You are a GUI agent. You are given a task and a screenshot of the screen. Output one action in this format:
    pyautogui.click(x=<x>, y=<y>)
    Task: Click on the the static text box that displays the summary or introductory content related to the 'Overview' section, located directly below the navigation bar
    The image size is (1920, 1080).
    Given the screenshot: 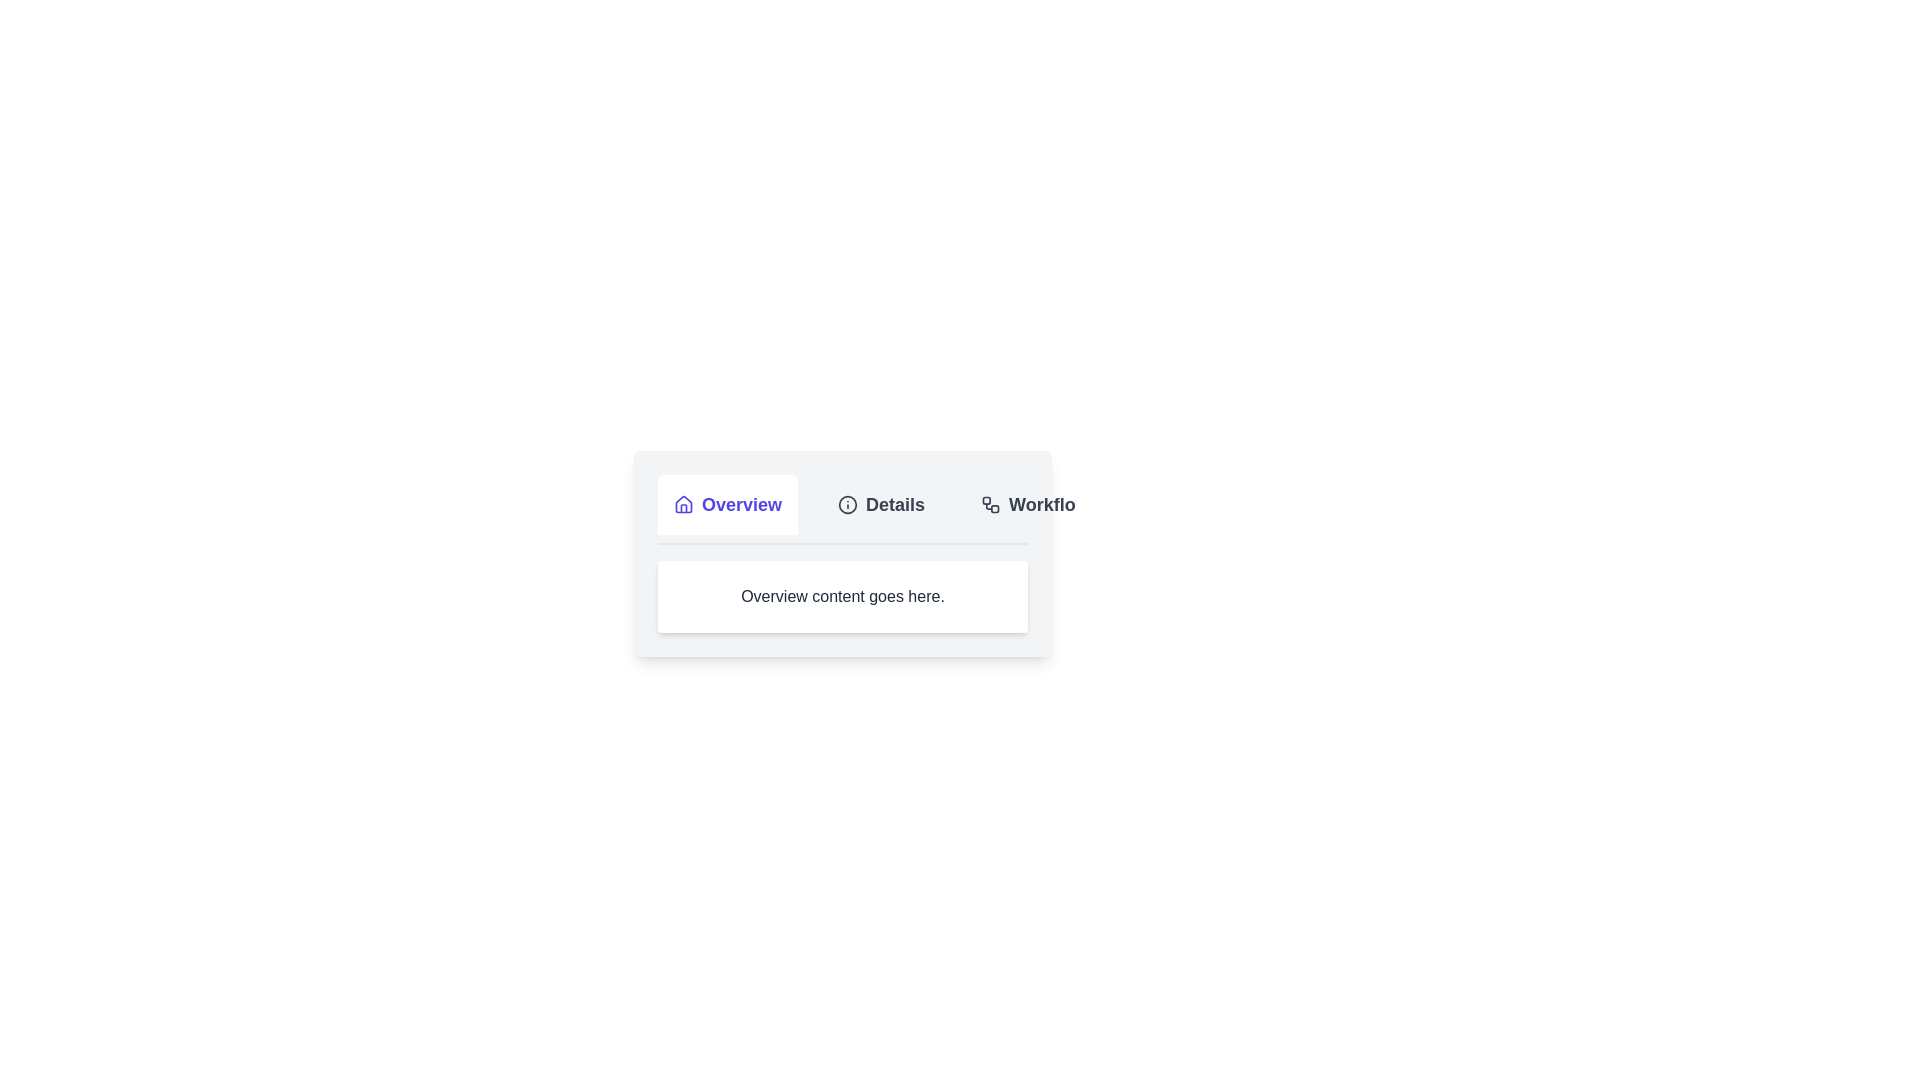 What is the action you would take?
    pyautogui.click(x=843, y=596)
    